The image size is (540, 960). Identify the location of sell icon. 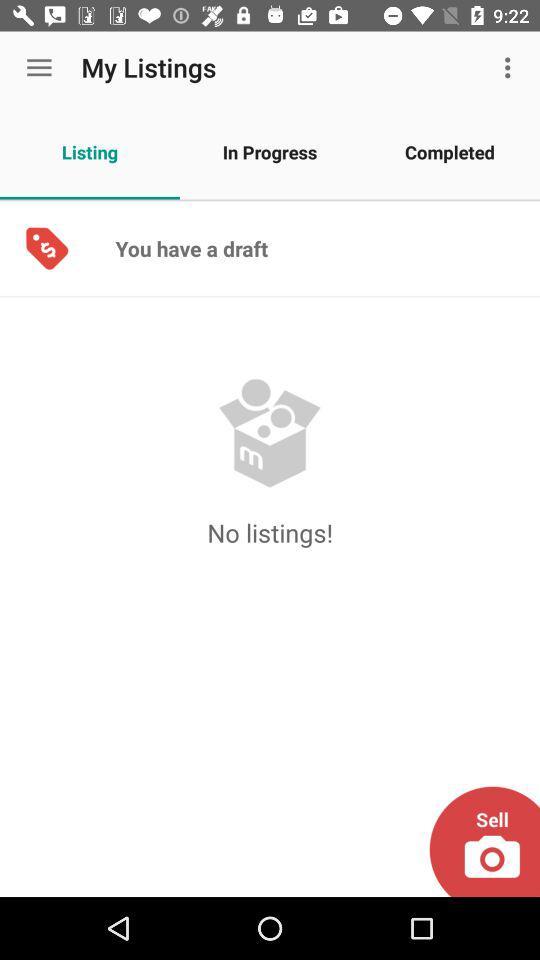
(483, 841).